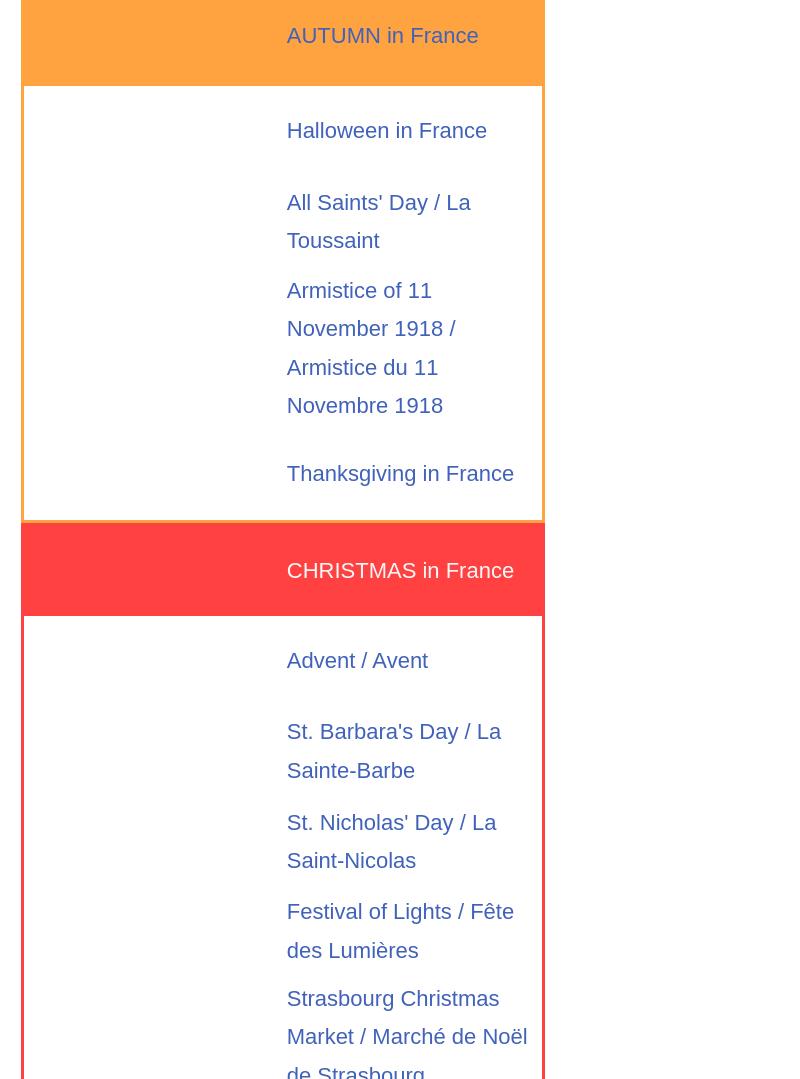 Image resolution: width=800 pixels, height=1079 pixels. What do you see at coordinates (286, 129) in the screenshot?
I see `'Halloween in France'` at bounding box center [286, 129].